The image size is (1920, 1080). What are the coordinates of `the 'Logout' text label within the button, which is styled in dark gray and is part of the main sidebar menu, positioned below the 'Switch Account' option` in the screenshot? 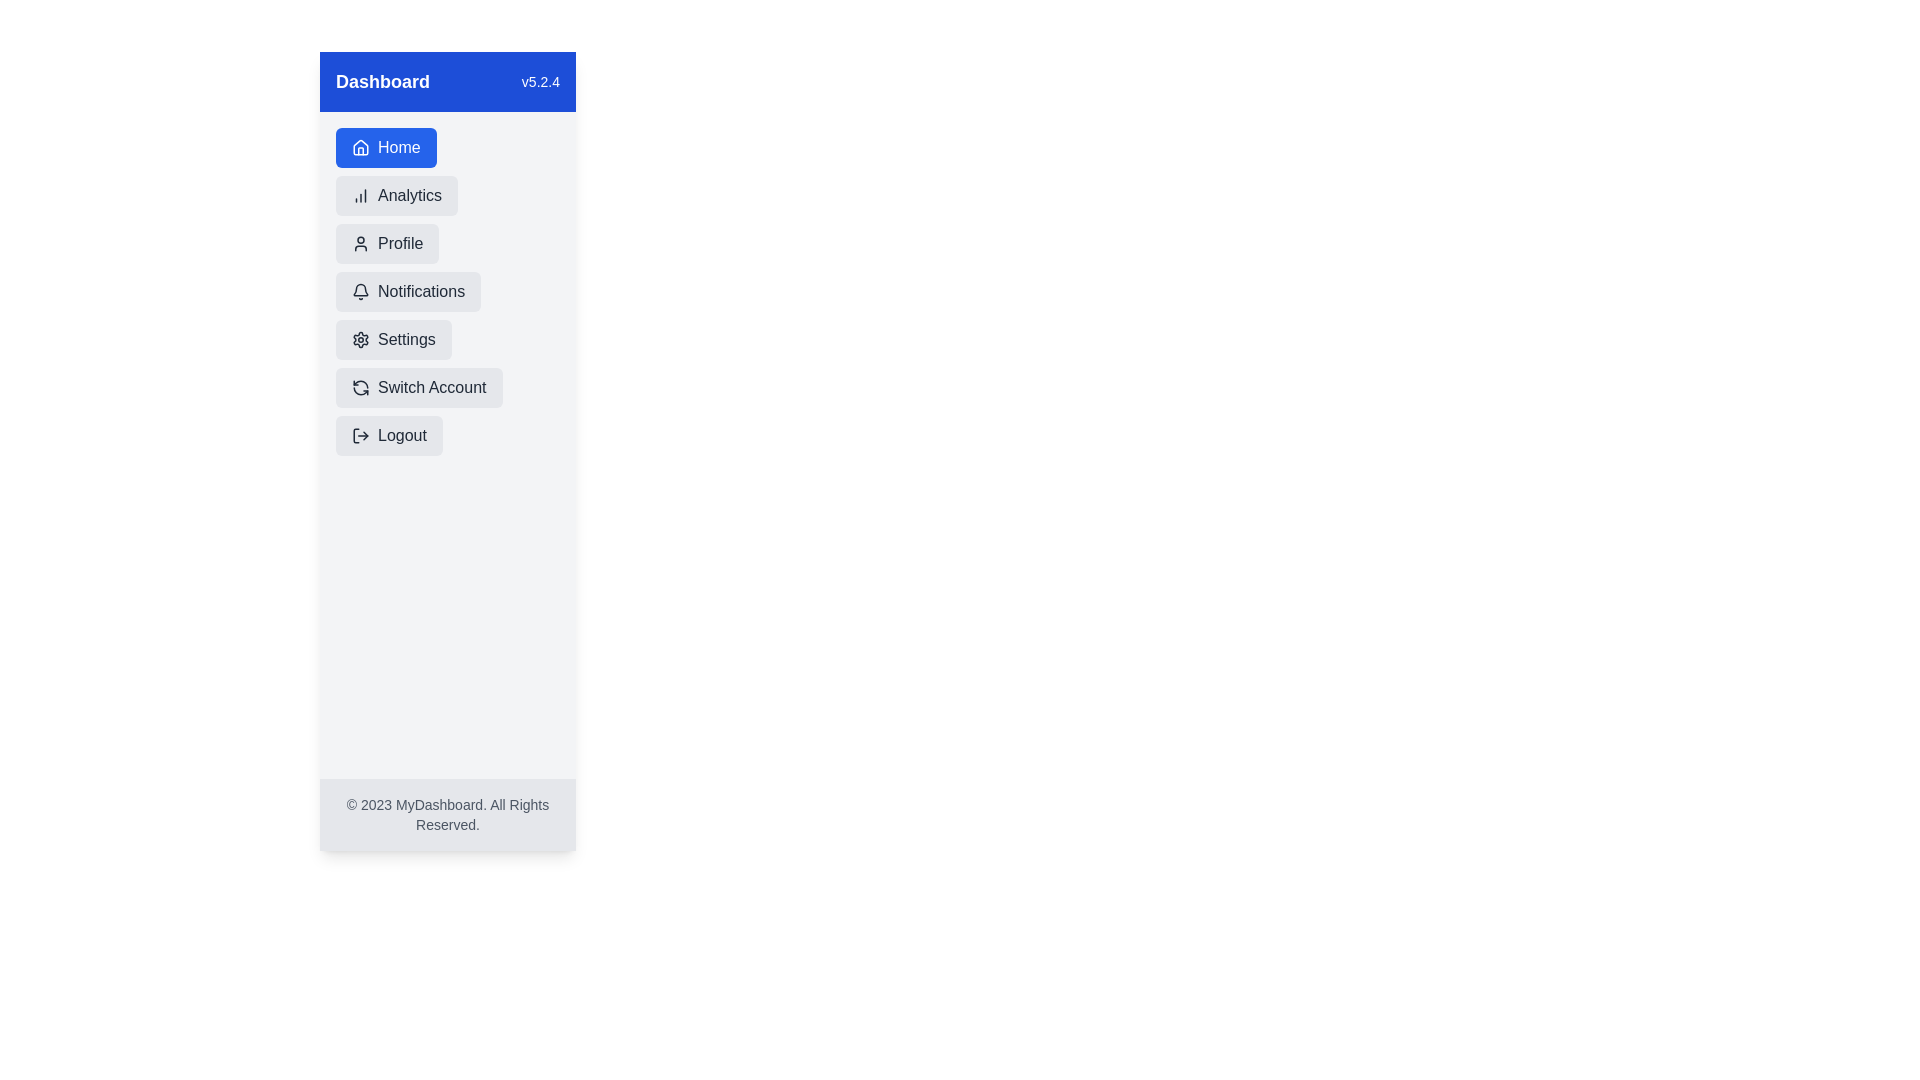 It's located at (401, 434).